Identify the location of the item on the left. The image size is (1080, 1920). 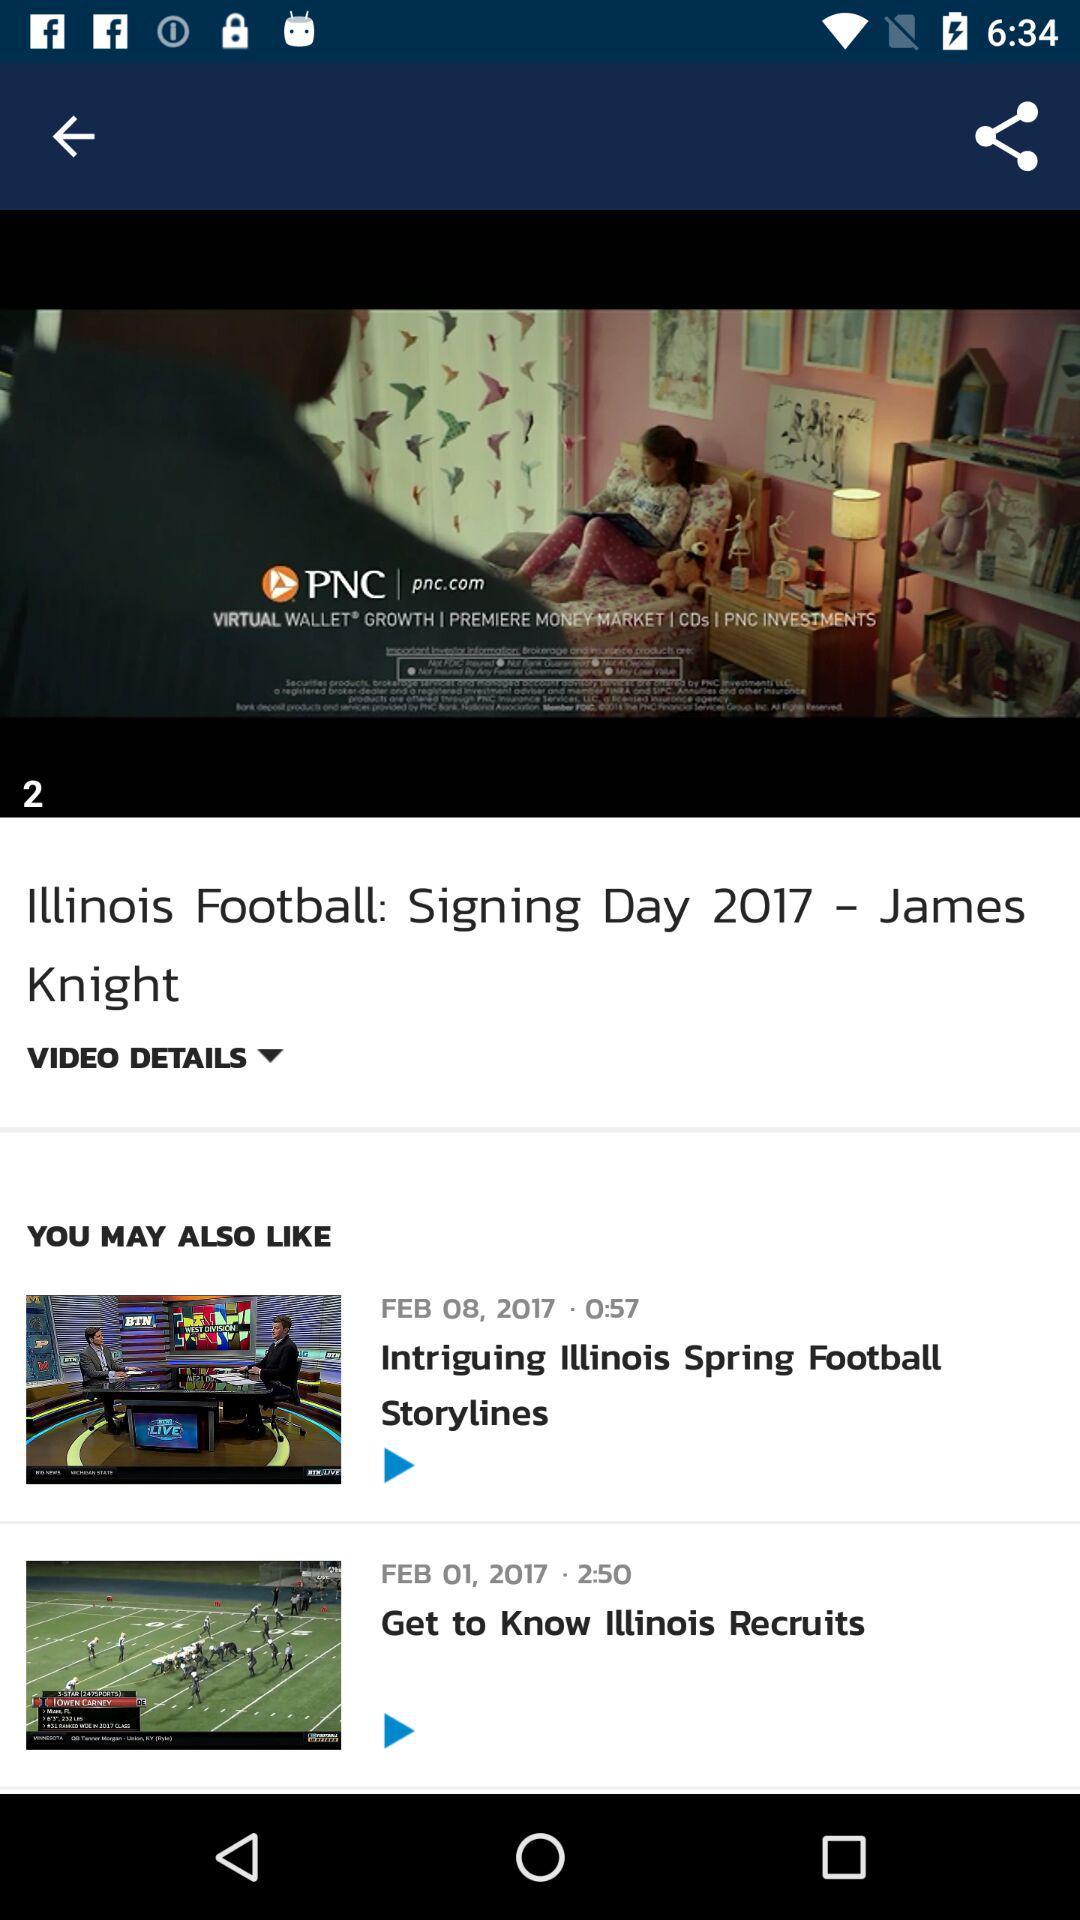
(153, 1059).